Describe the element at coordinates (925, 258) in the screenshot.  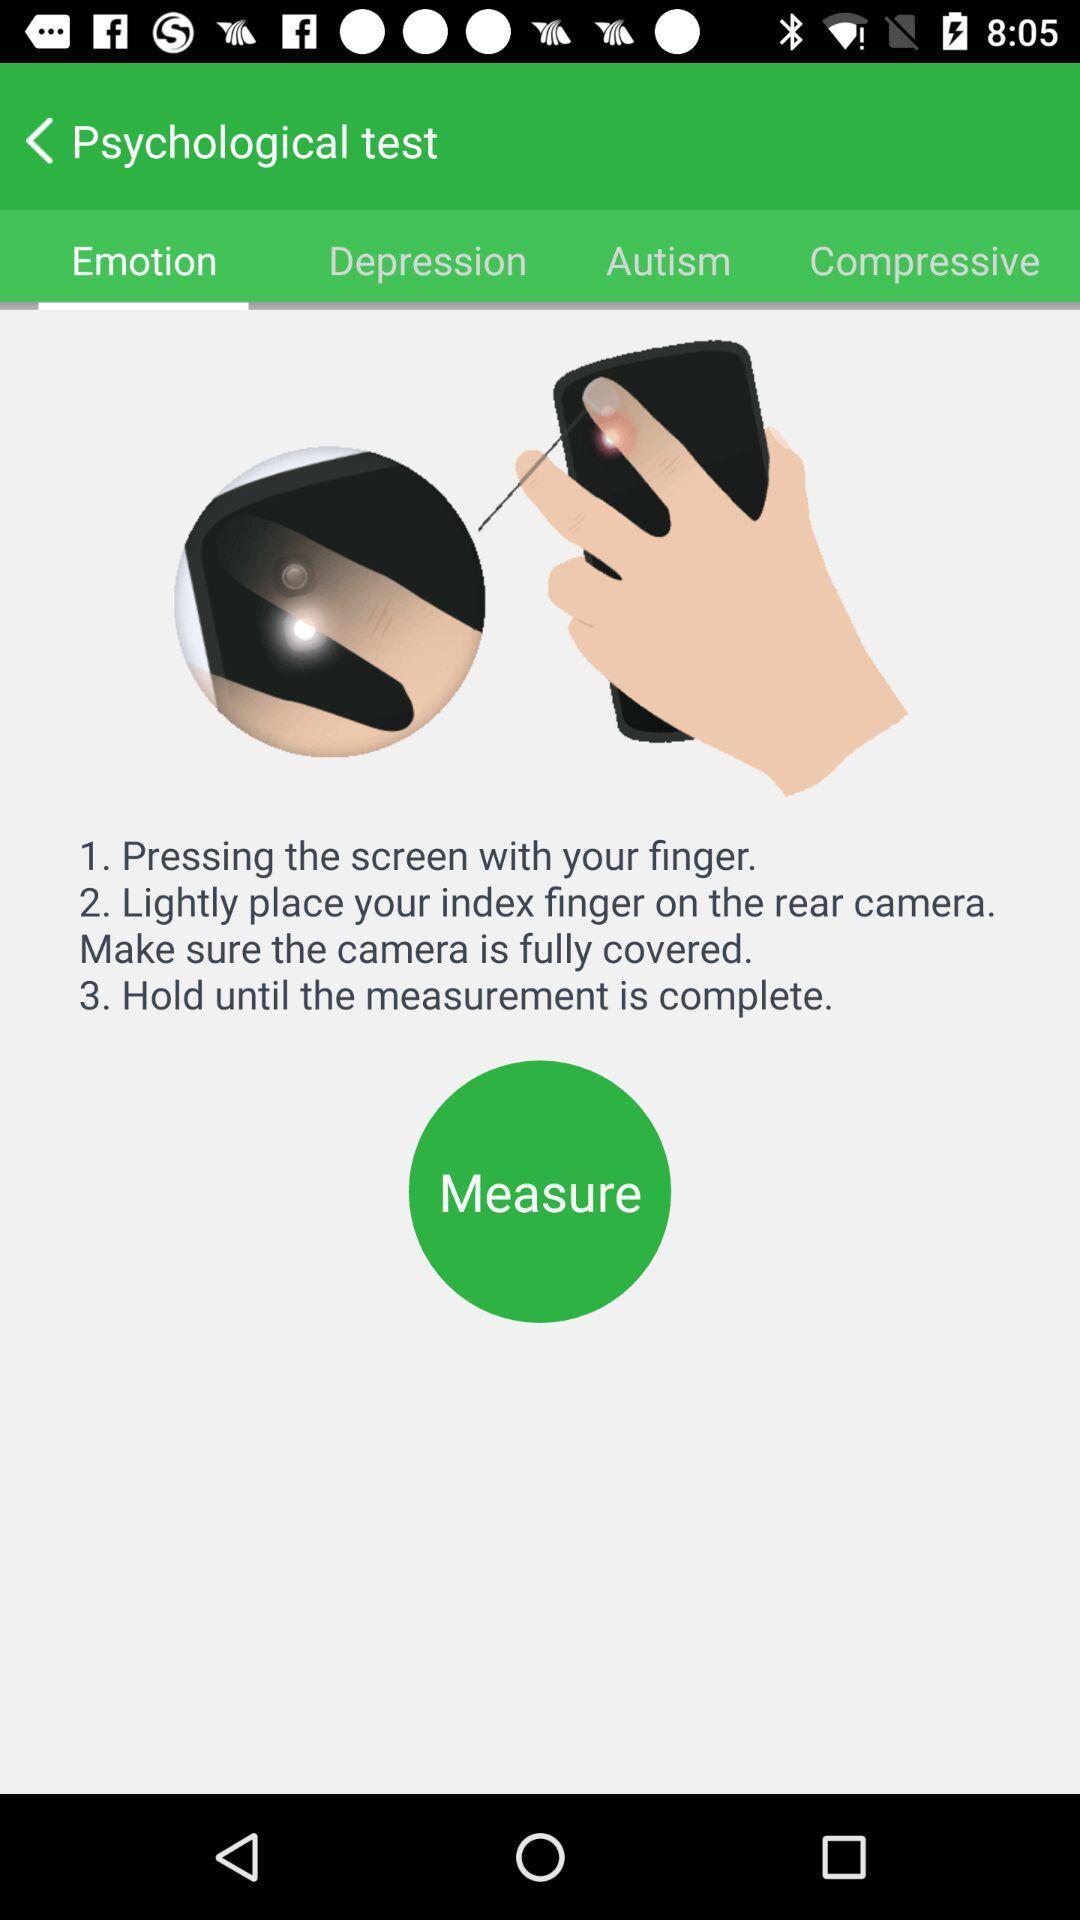
I see `the compressive` at that location.